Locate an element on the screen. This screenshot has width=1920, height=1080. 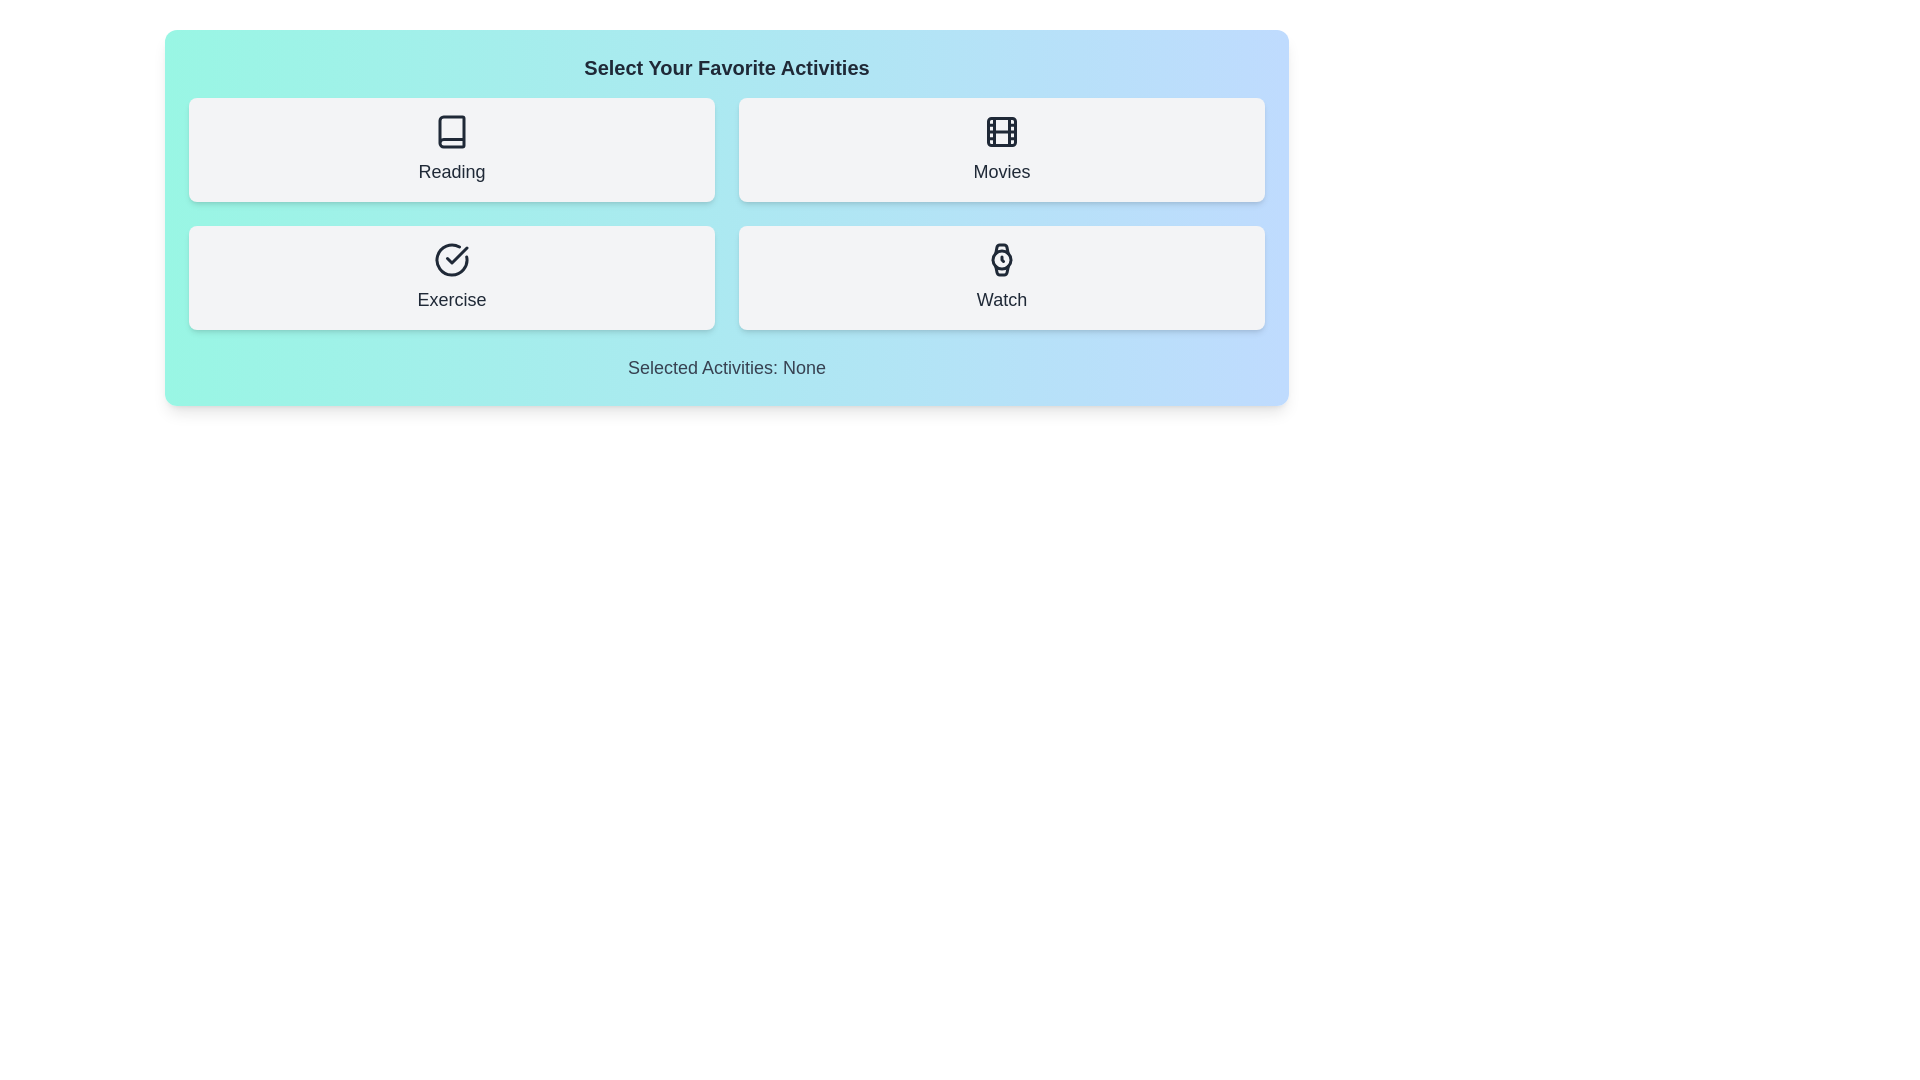
the activity button labeled Movies is located at coordinates (1002, 149).